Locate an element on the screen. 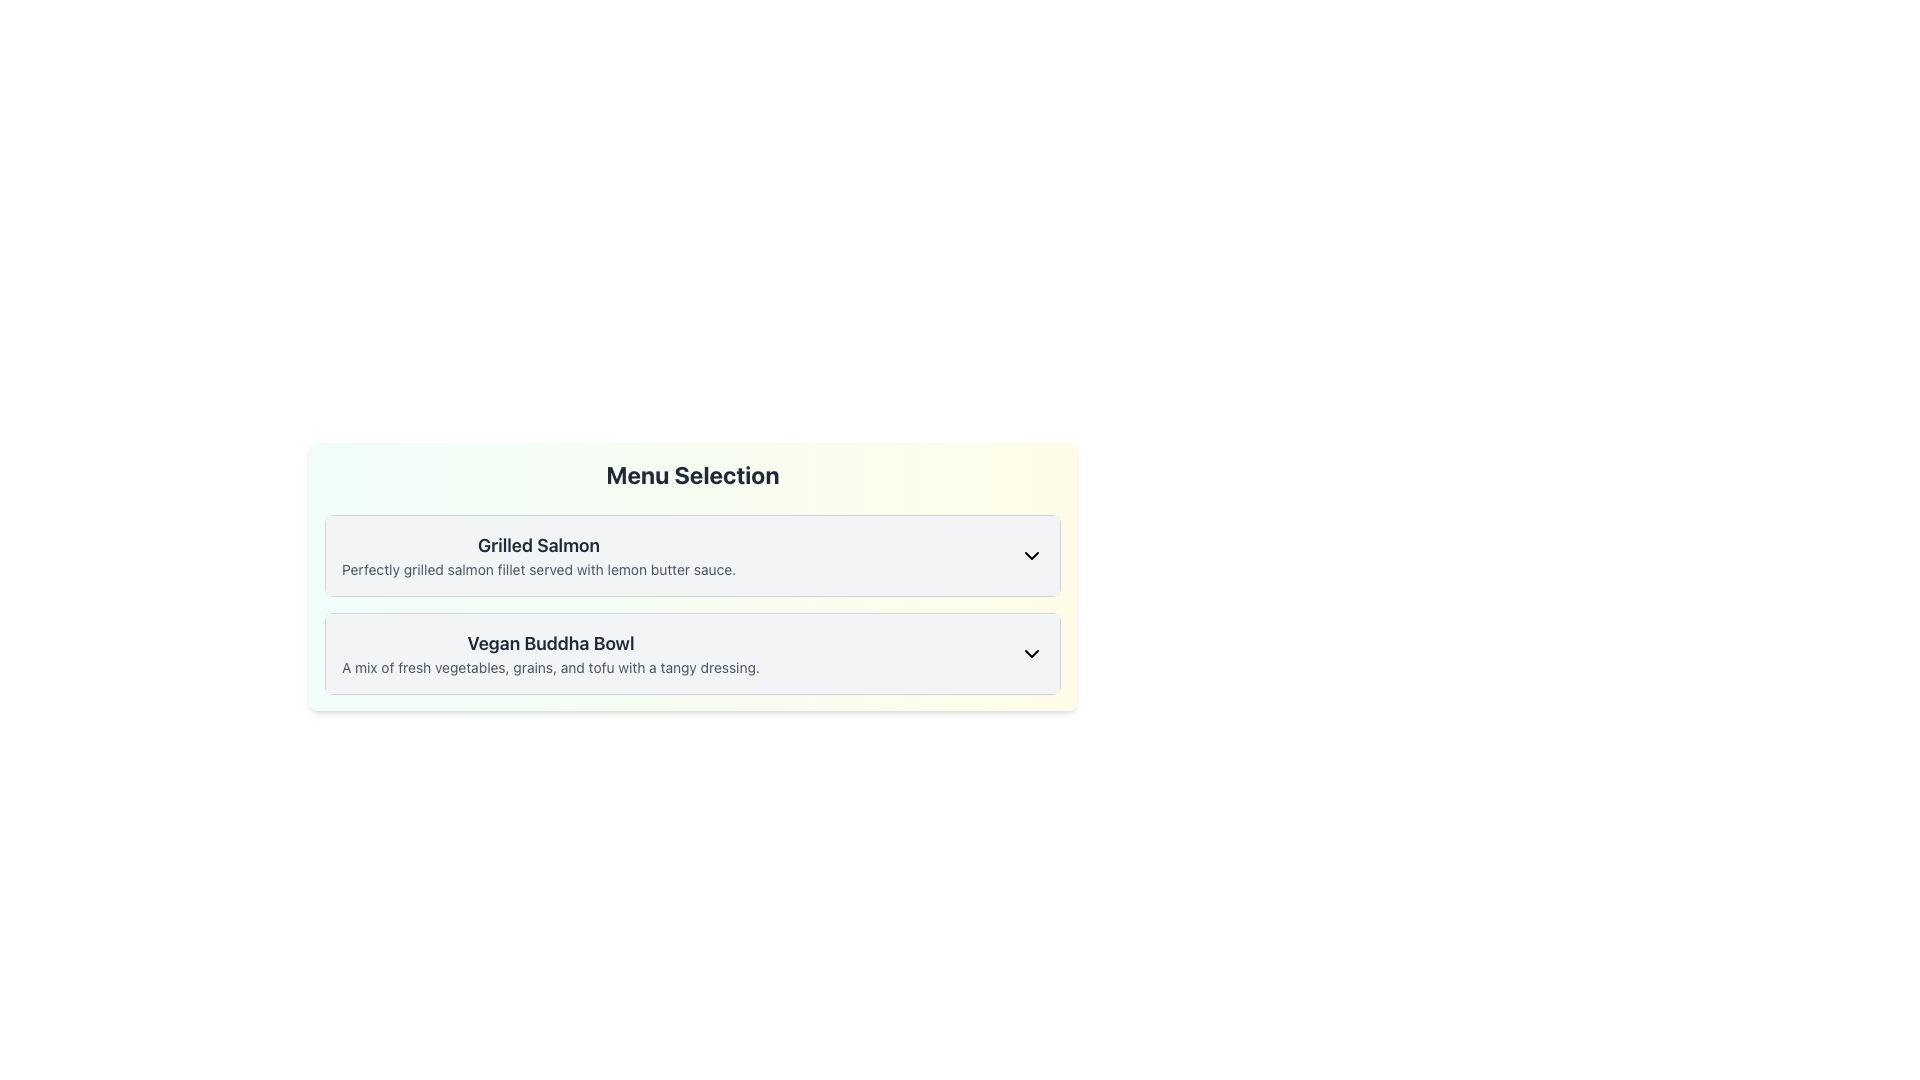  to select the 'Vegan Buddha Bowl' option from the vertical selection menu under the header 'Menu Selection' is located at coordinates (692, 654).